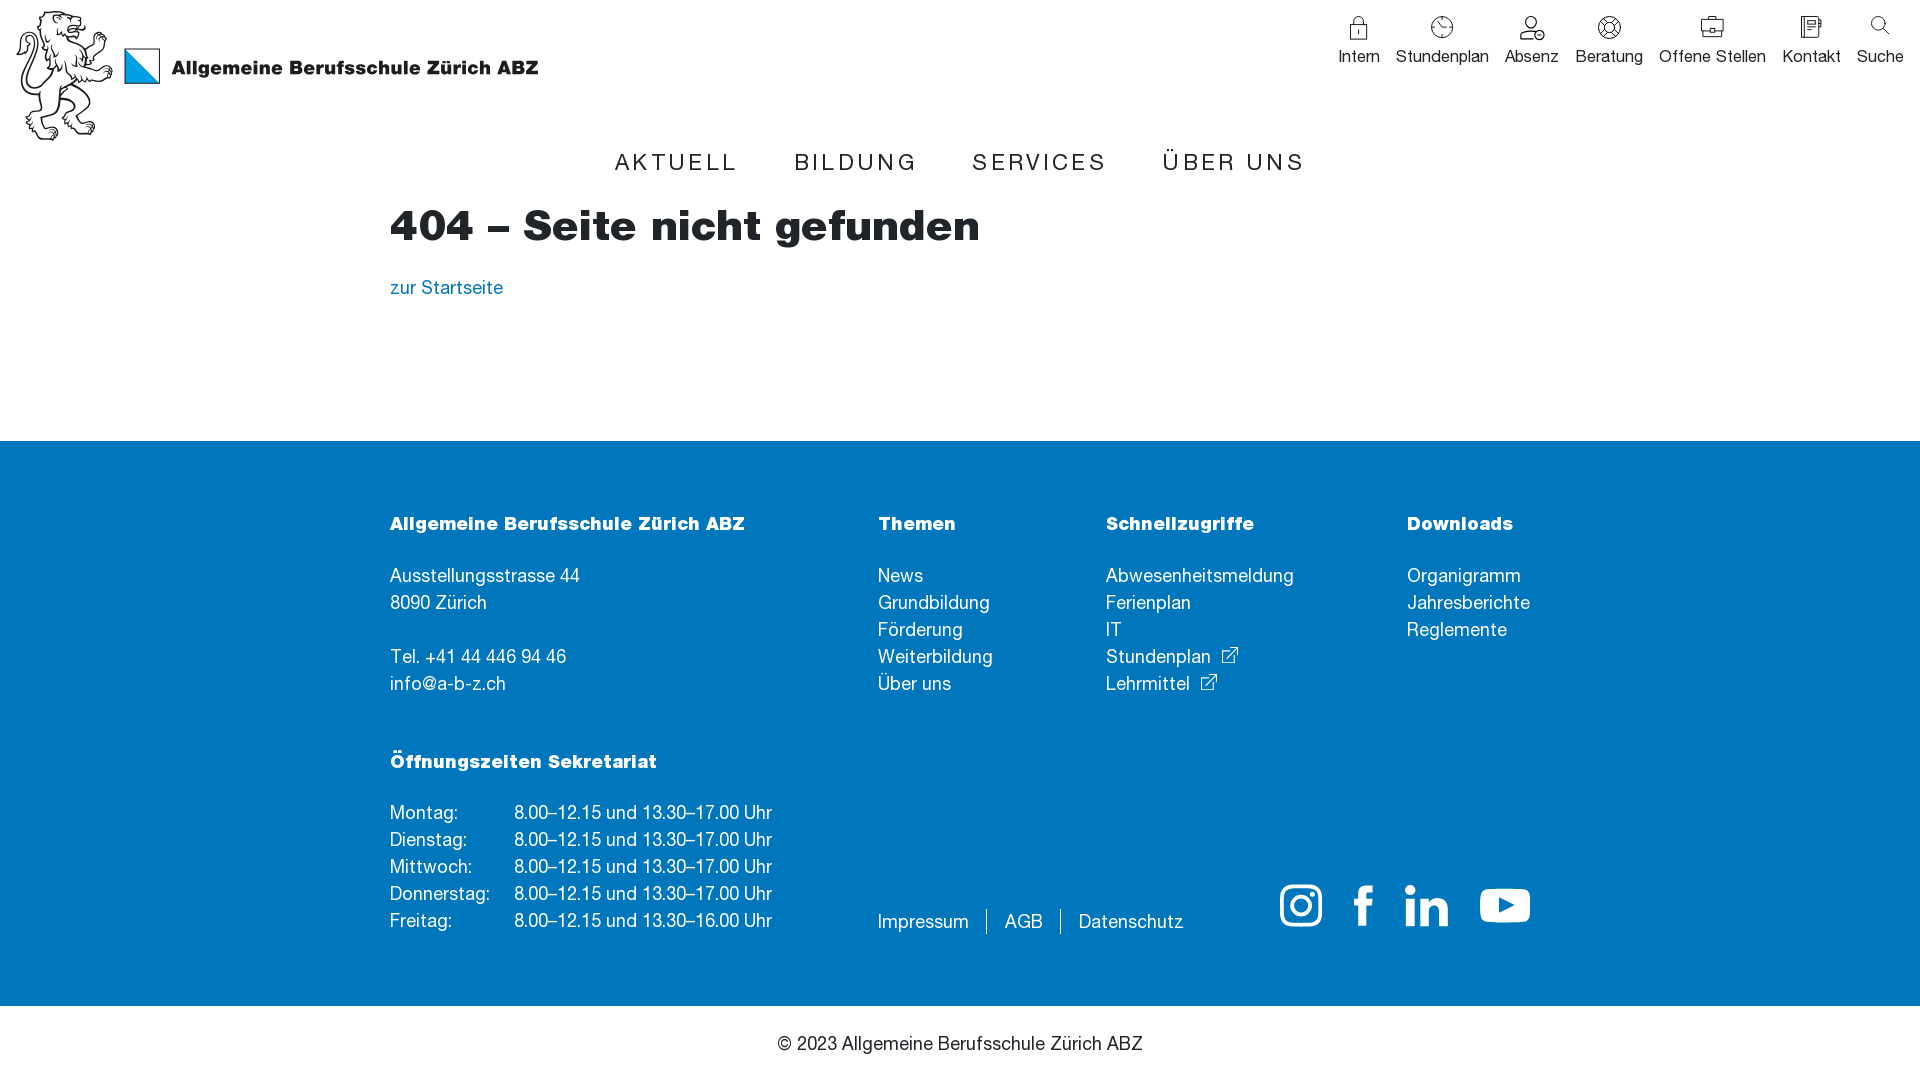 The width and height of the screenshot is (1920, 1080). Describe the element at coordinates (1711, 42) in the screenshot. I see `'Offene Stellen'` at that location.